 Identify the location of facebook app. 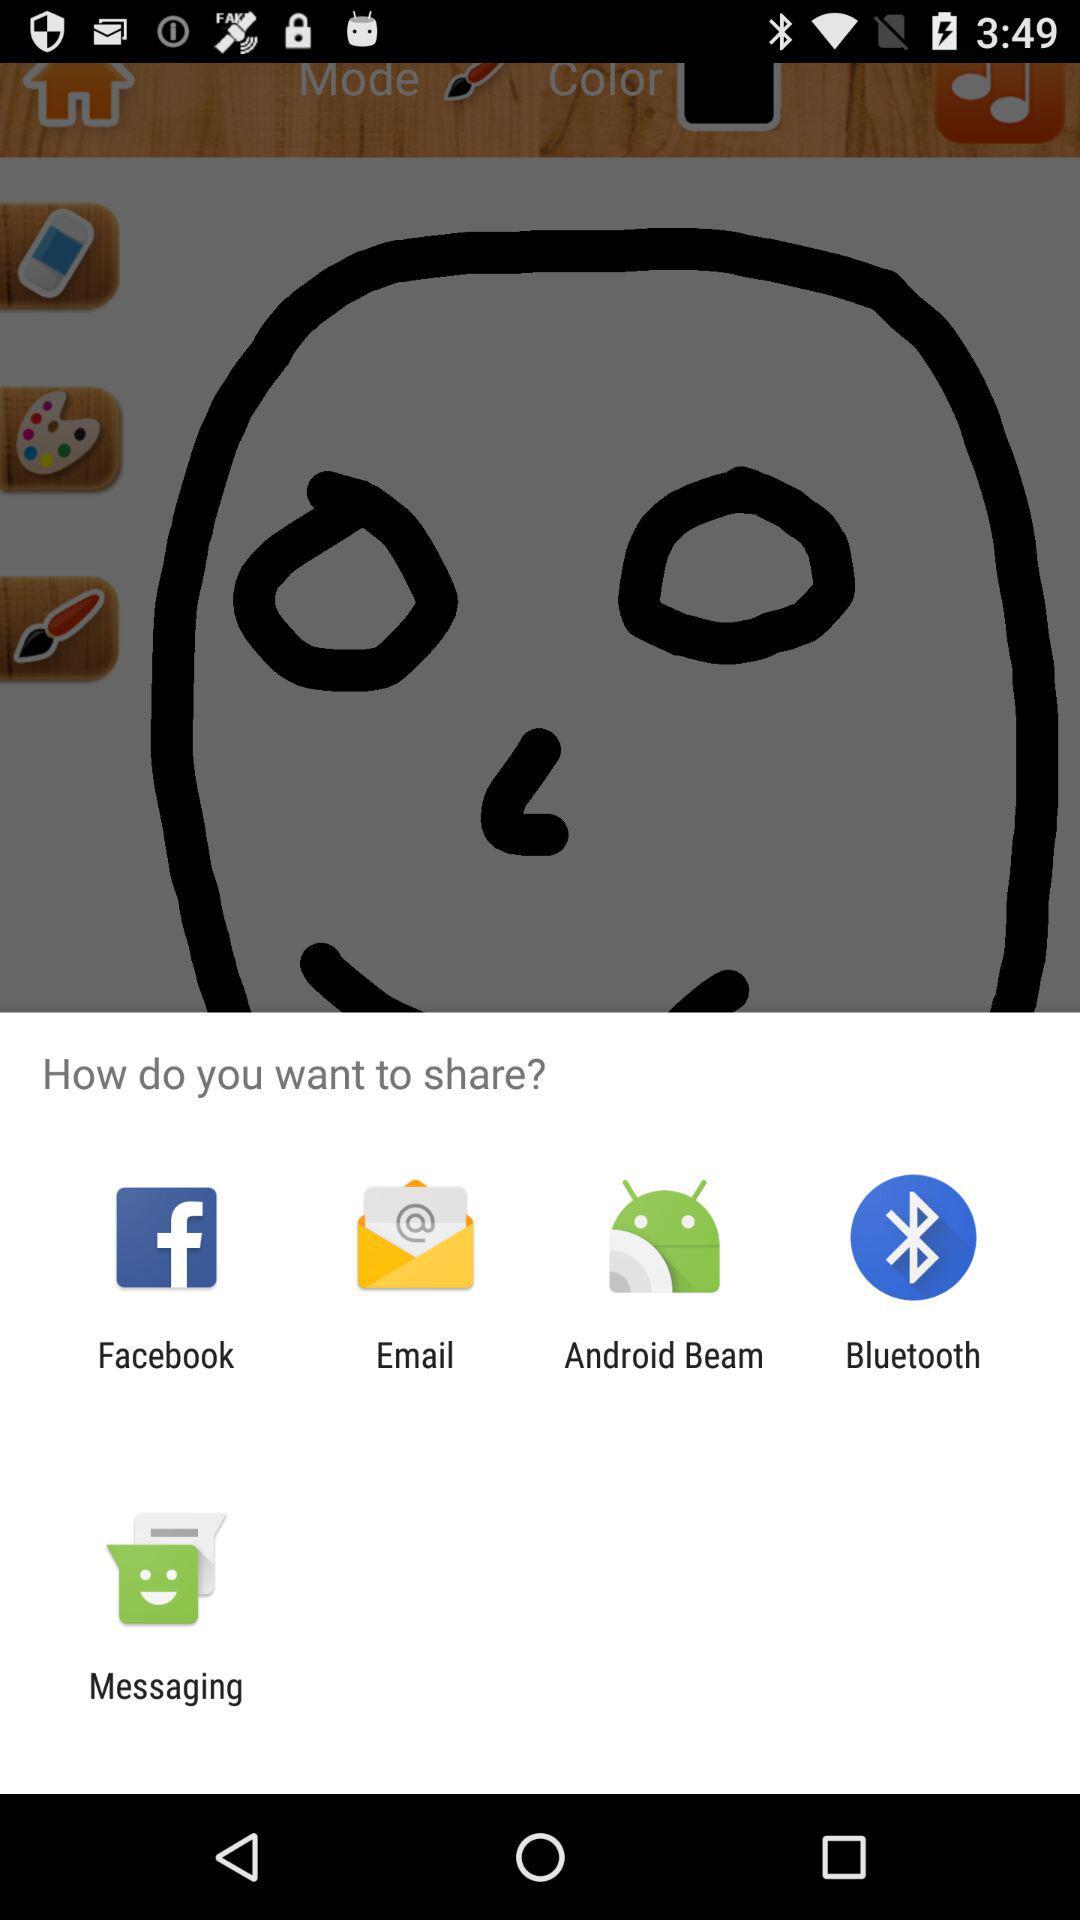
(165, 1374).